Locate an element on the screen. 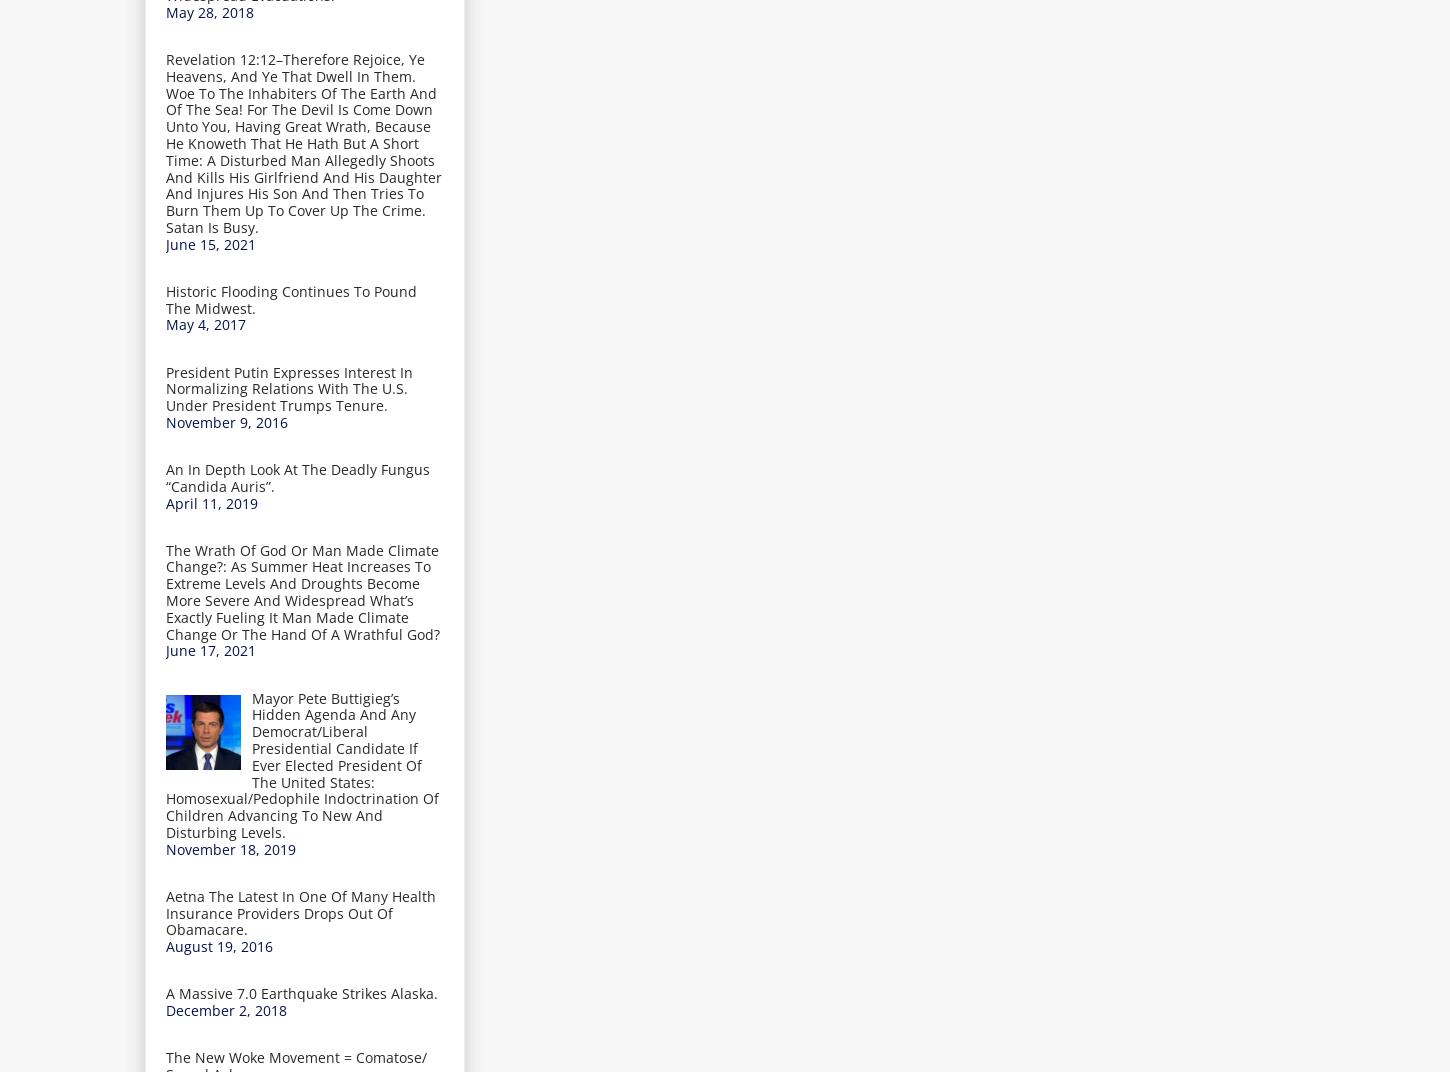  'An In Depth Look At The Deadly Fungus “Candida Auris”.' is located at coordinates (165, 477).